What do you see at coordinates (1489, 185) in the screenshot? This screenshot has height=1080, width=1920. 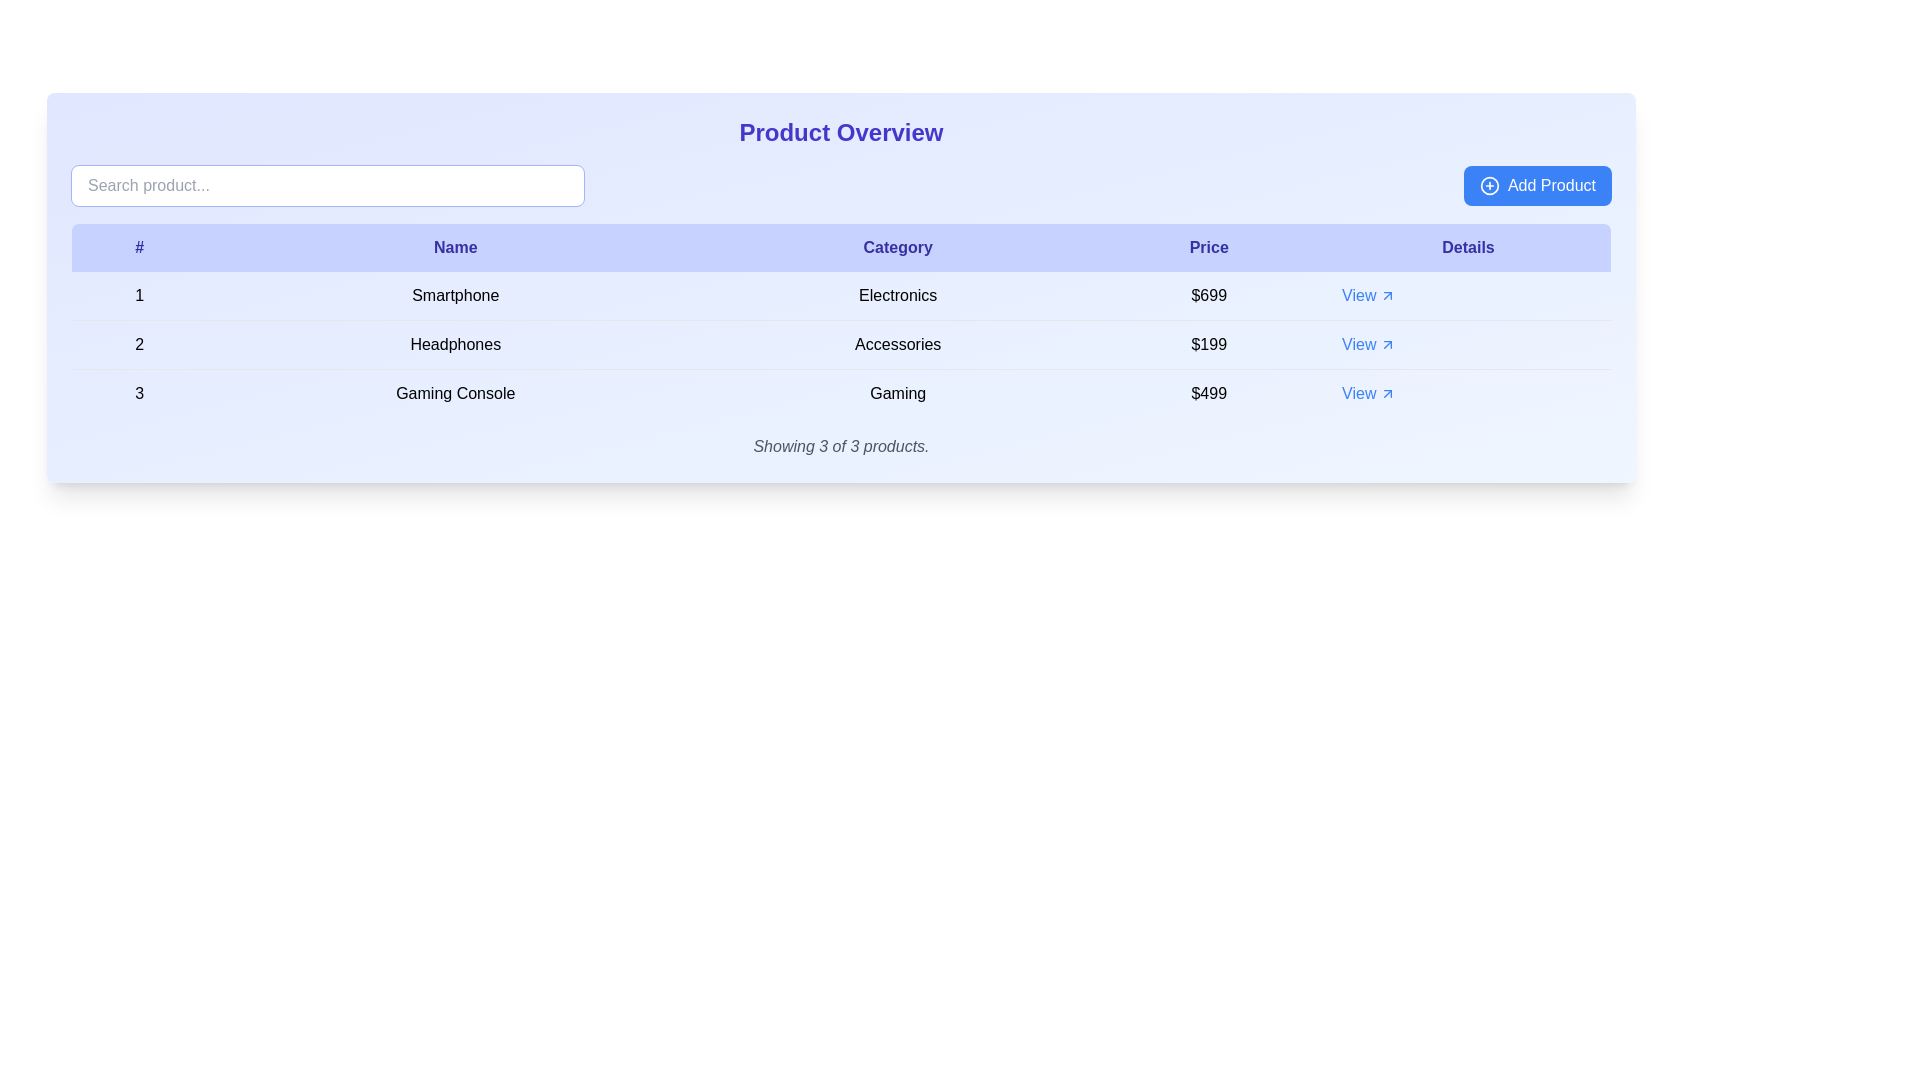 I see `the icon on the left side of the 'Add Product' button located in the top-right corner` at bounding box center [1489, 185].